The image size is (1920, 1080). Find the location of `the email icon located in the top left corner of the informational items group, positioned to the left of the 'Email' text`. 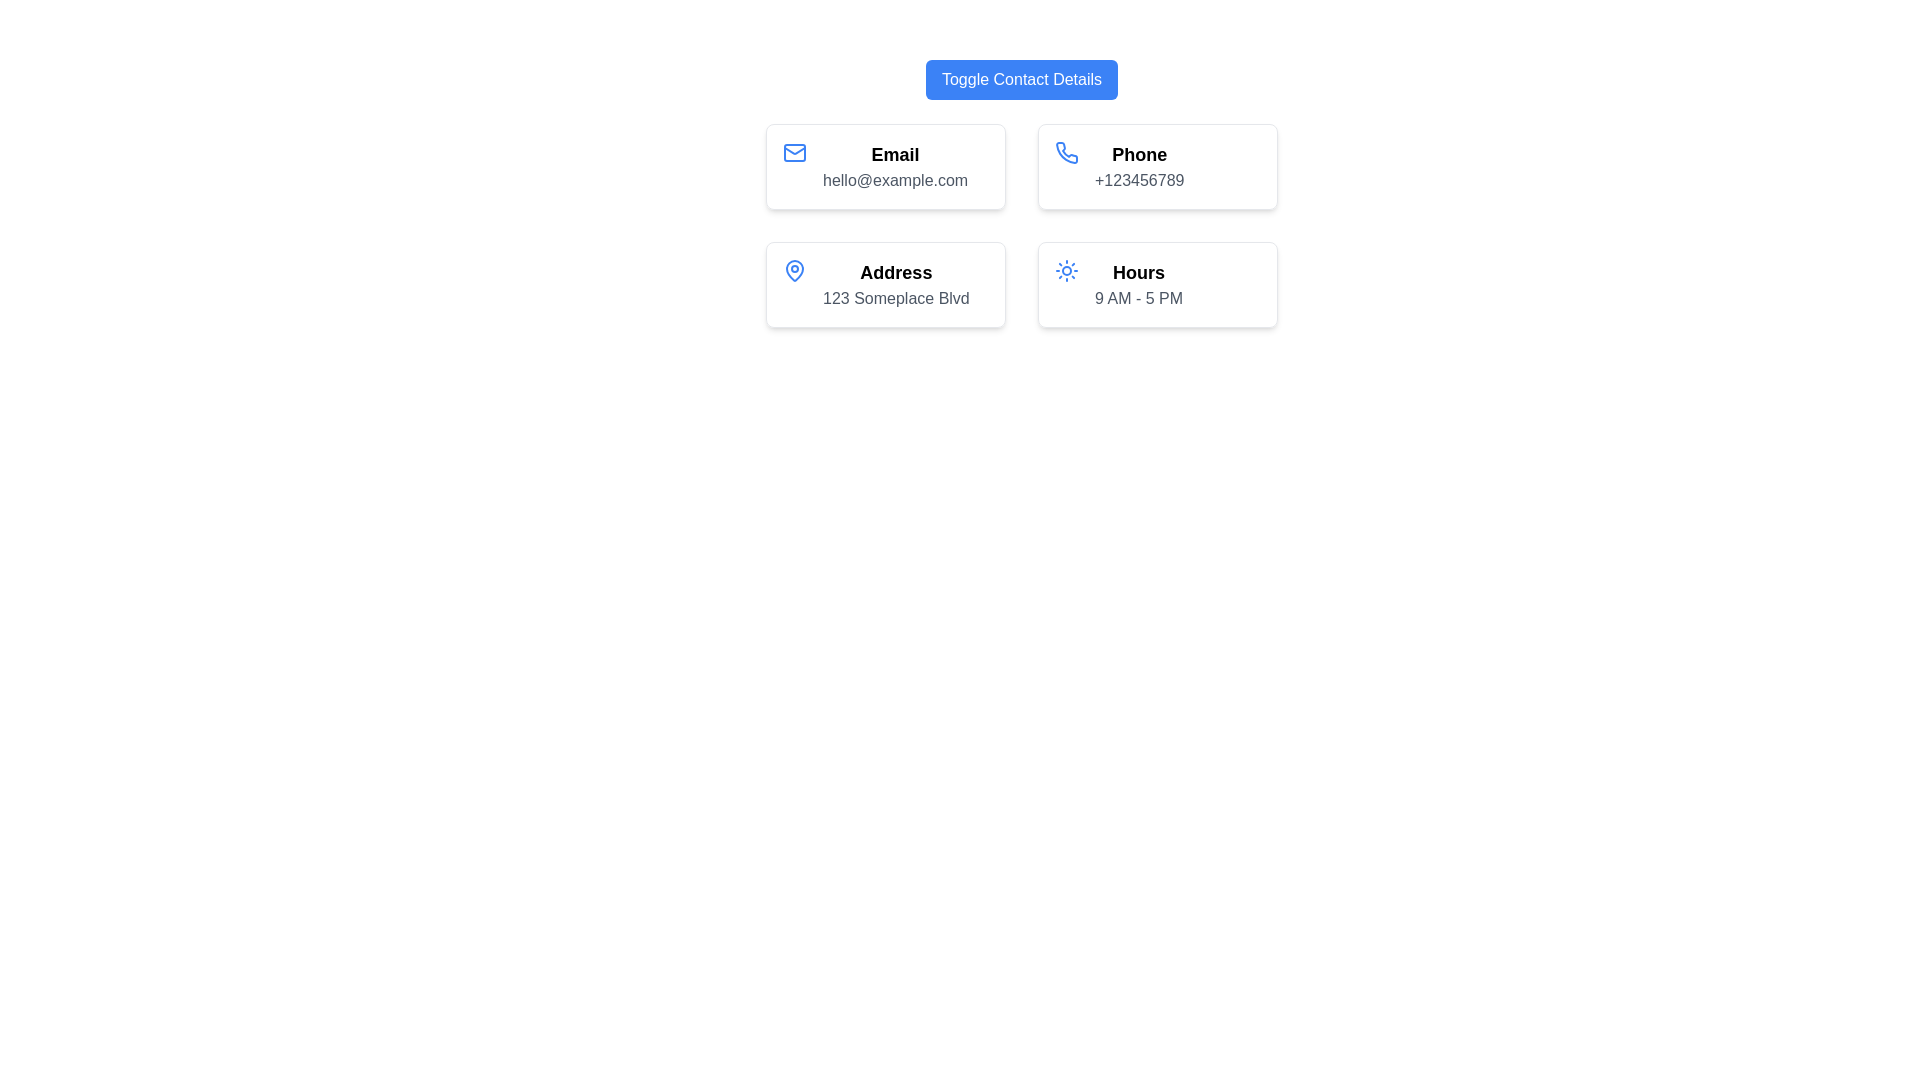

the email icon located in the top left corner of the informational items group, positioned to the left of the 'Email' text is located at coordinates (794, 152).